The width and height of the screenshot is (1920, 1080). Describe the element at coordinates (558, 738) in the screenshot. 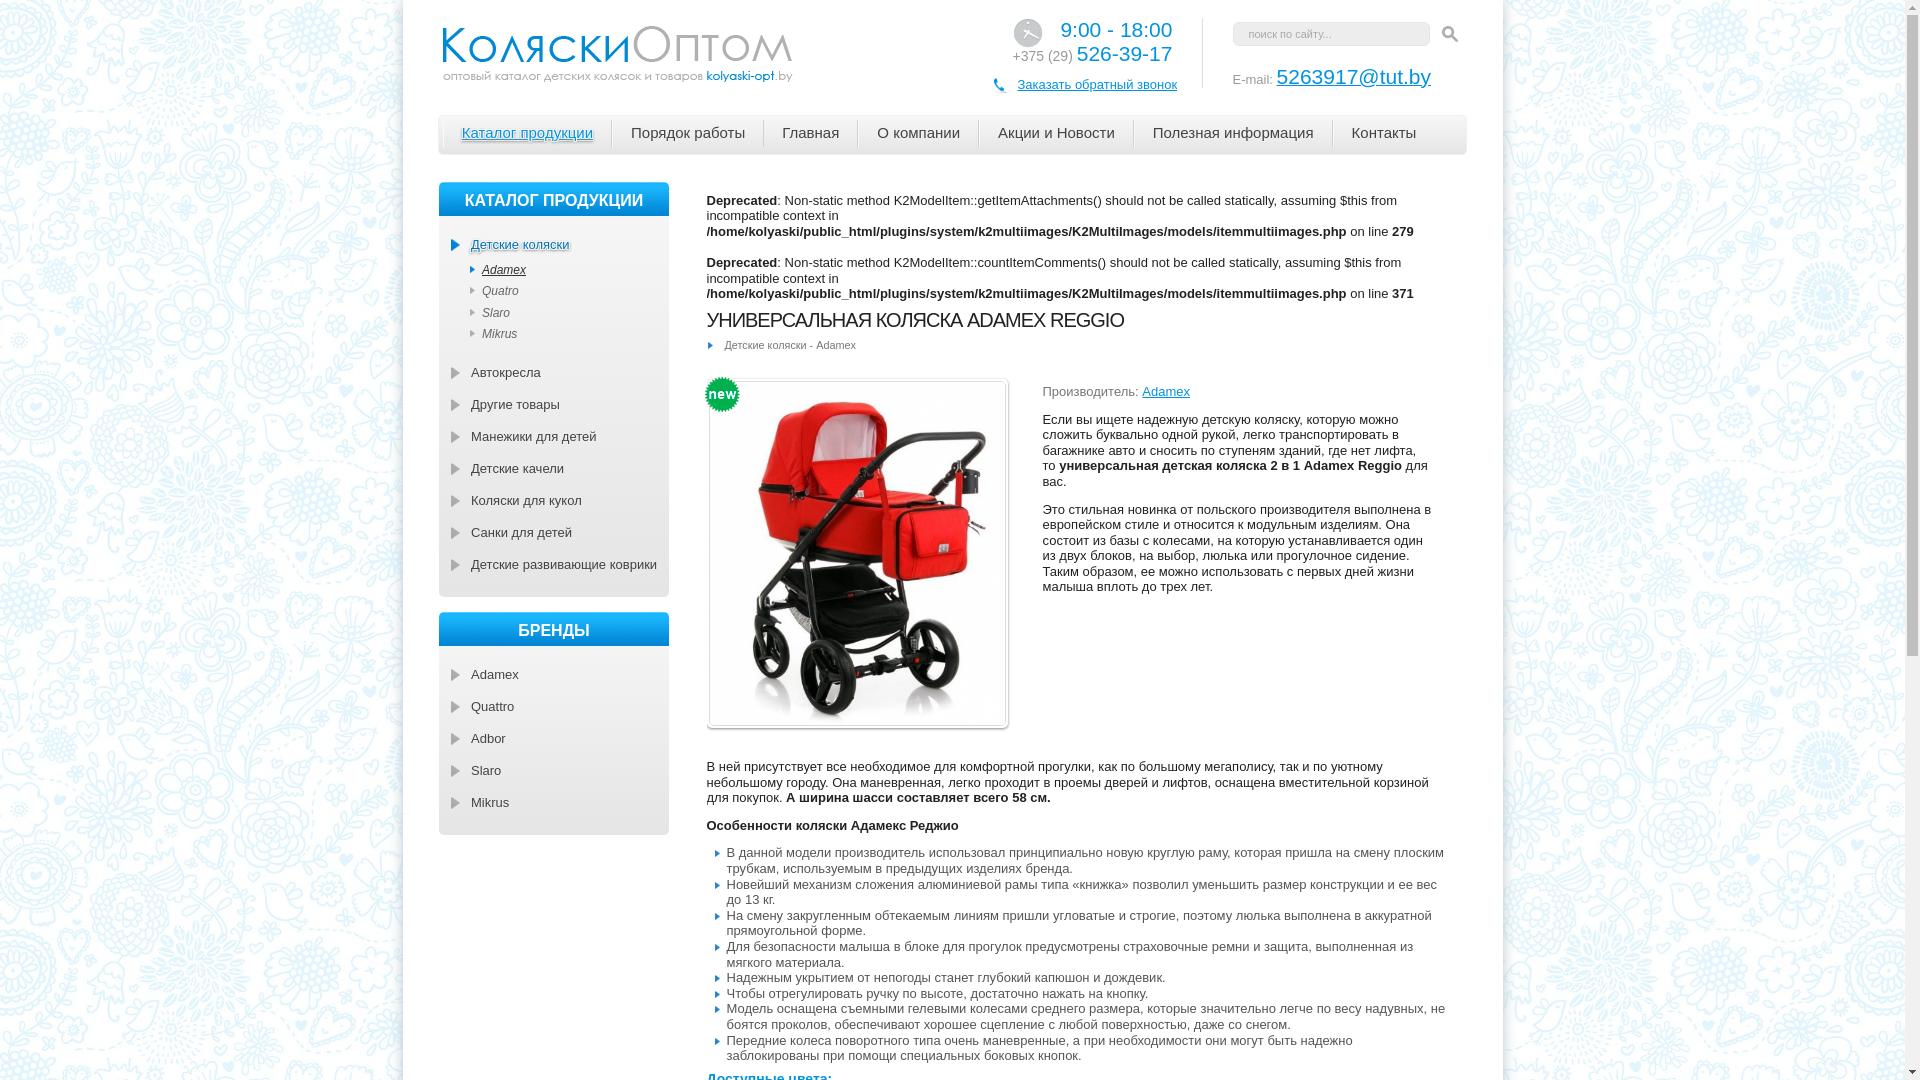

I see `'Adbor'` at that location.